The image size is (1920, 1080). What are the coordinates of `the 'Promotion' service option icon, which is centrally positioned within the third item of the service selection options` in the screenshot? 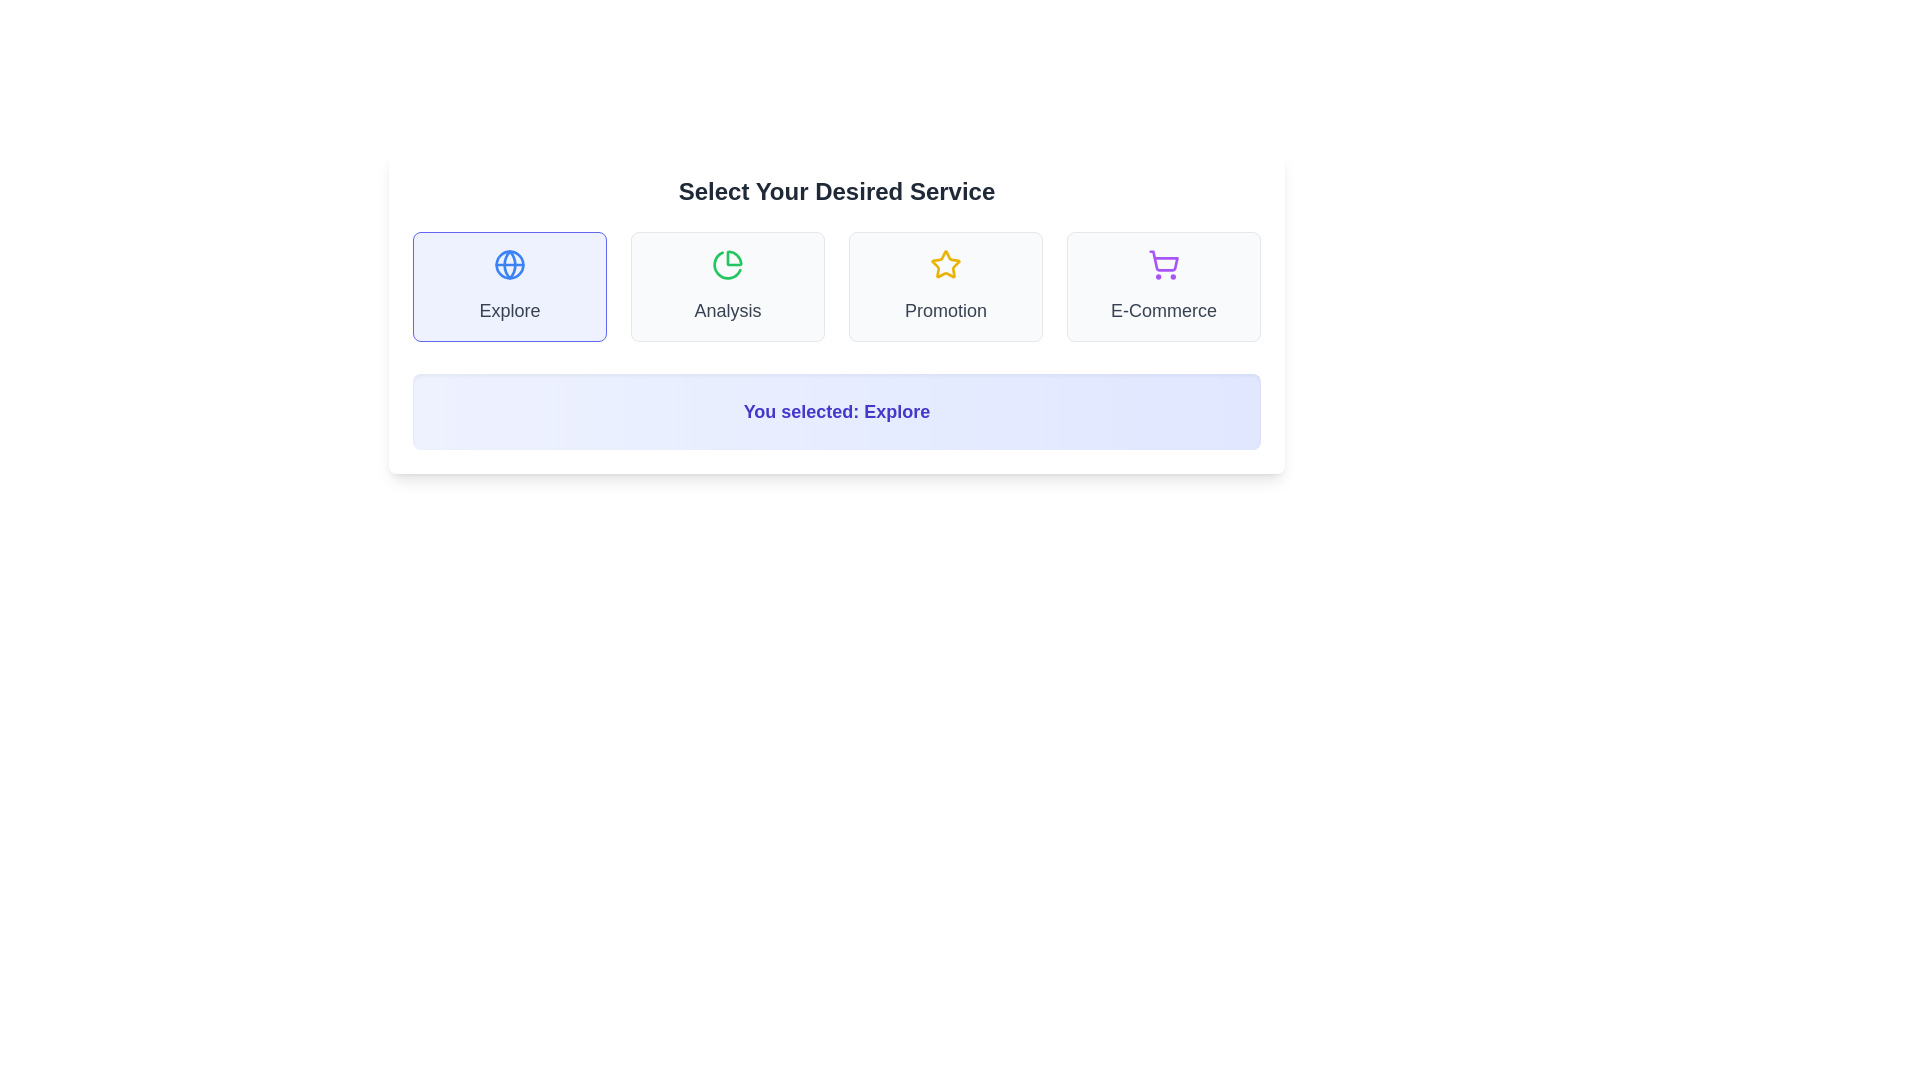 It's located at (944, 263).